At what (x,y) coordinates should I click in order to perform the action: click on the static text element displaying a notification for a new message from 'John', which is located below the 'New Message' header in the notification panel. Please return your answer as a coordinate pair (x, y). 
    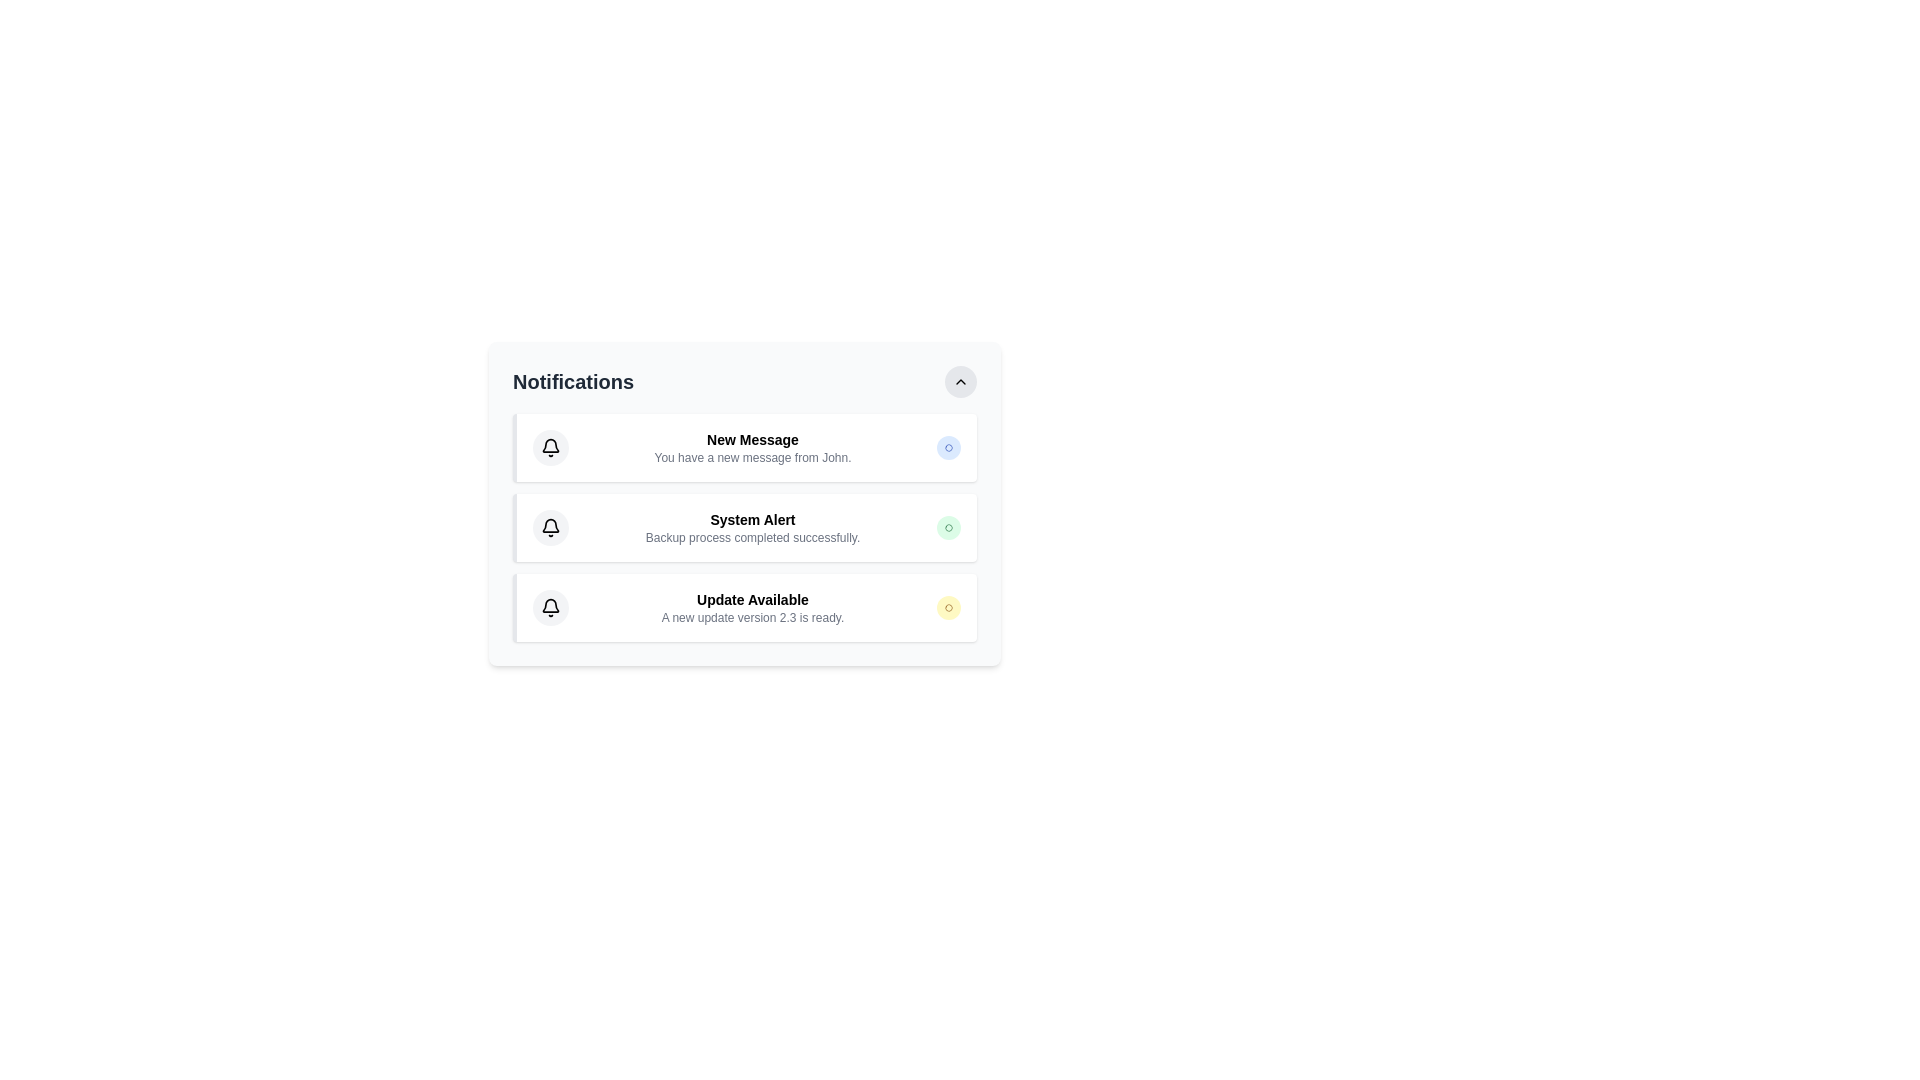
    Looking at the image, I should click on (752, 458).